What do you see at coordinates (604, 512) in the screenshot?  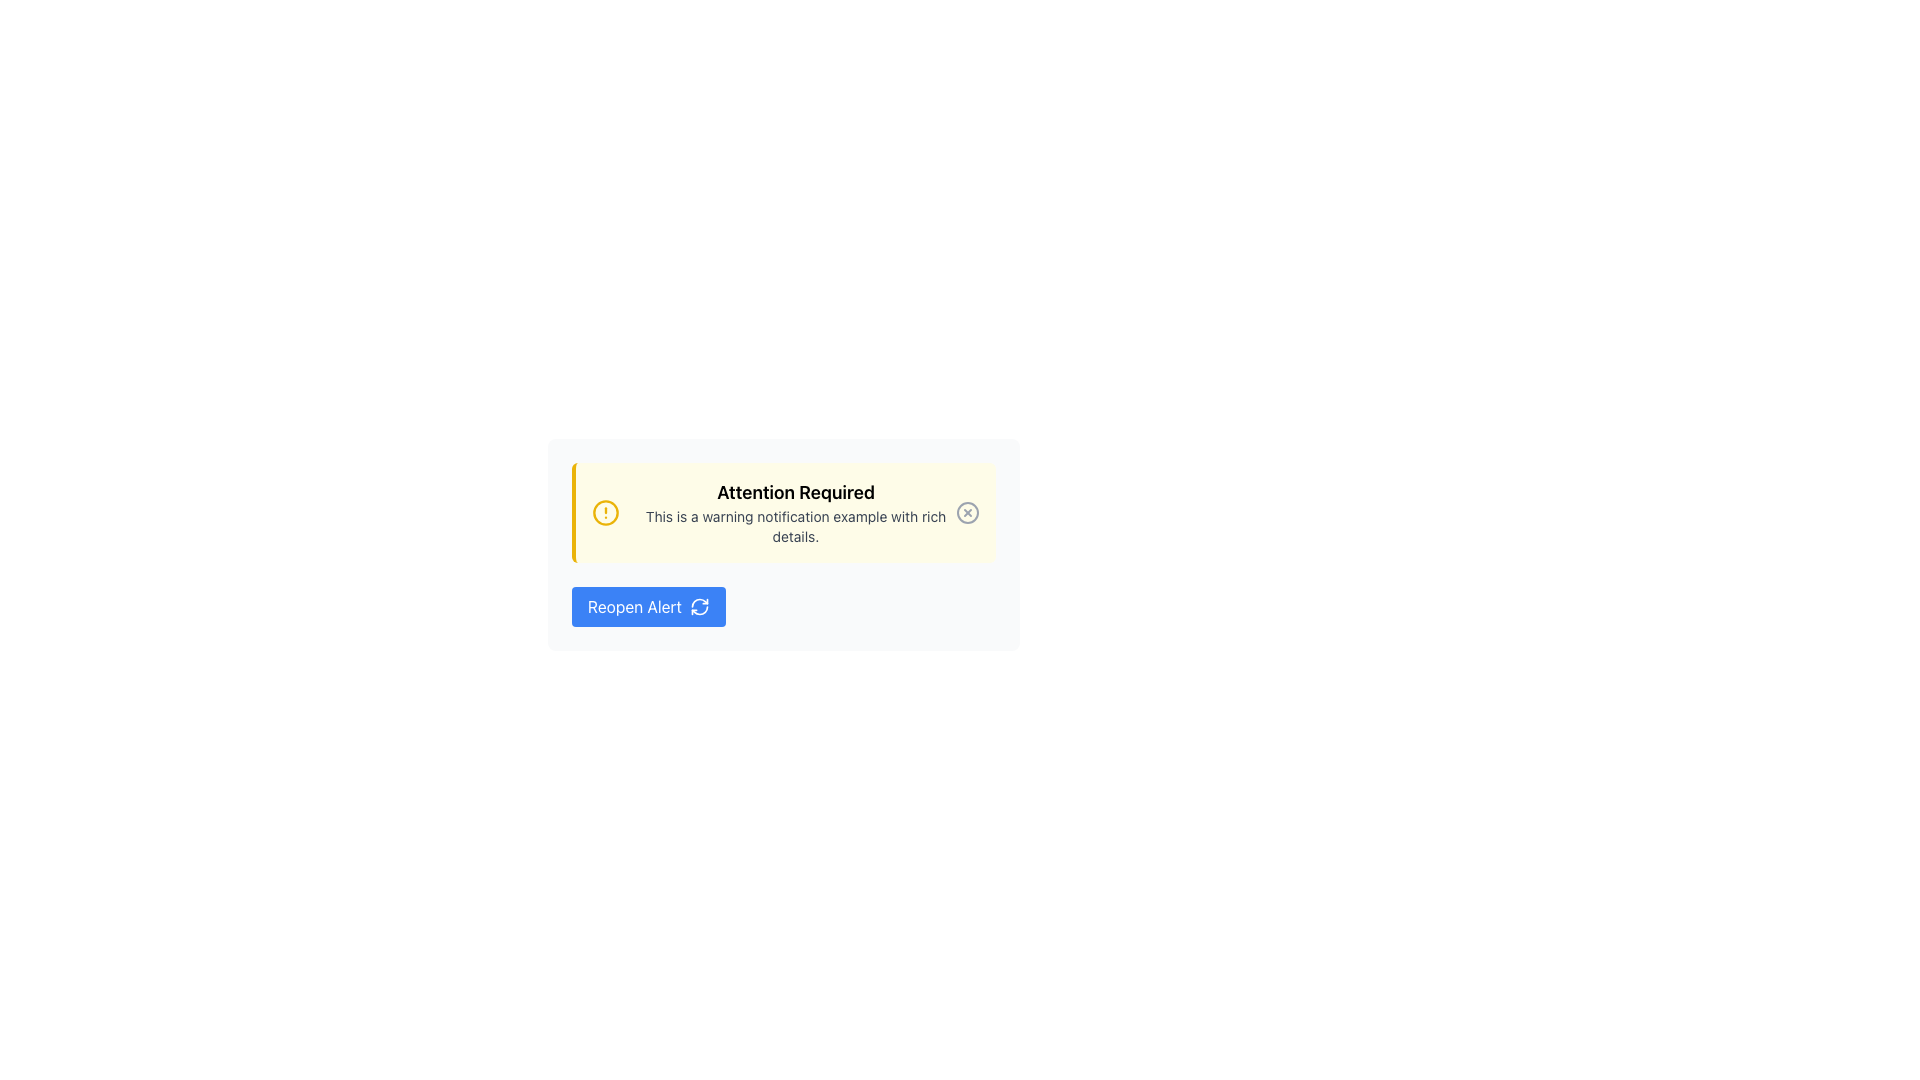 I see `the Circle SVG element with a yellow border that is part of the icon before the text 'Attention Required'` at bounding box center [604, 512].